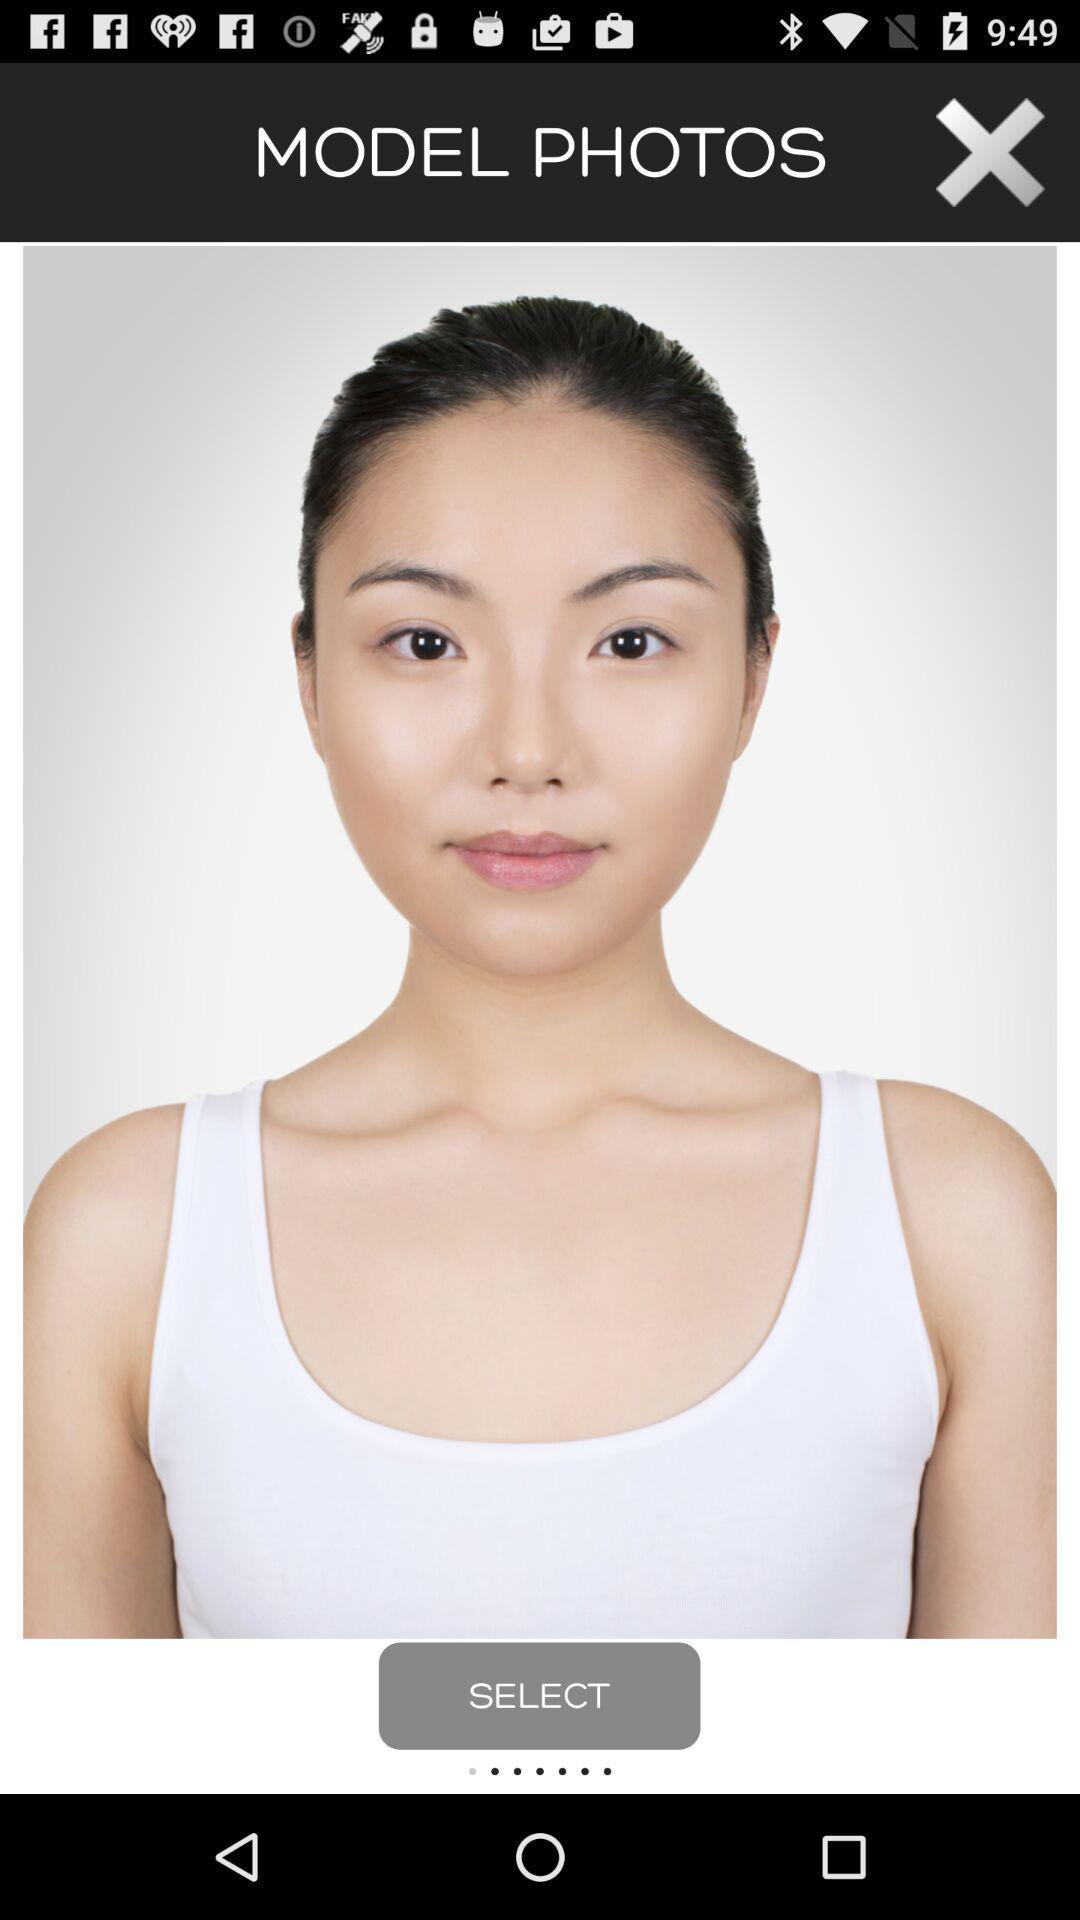 The width and height of the screenshot is (1080, 1920). I want to click on the select button, so click(538, 1695).